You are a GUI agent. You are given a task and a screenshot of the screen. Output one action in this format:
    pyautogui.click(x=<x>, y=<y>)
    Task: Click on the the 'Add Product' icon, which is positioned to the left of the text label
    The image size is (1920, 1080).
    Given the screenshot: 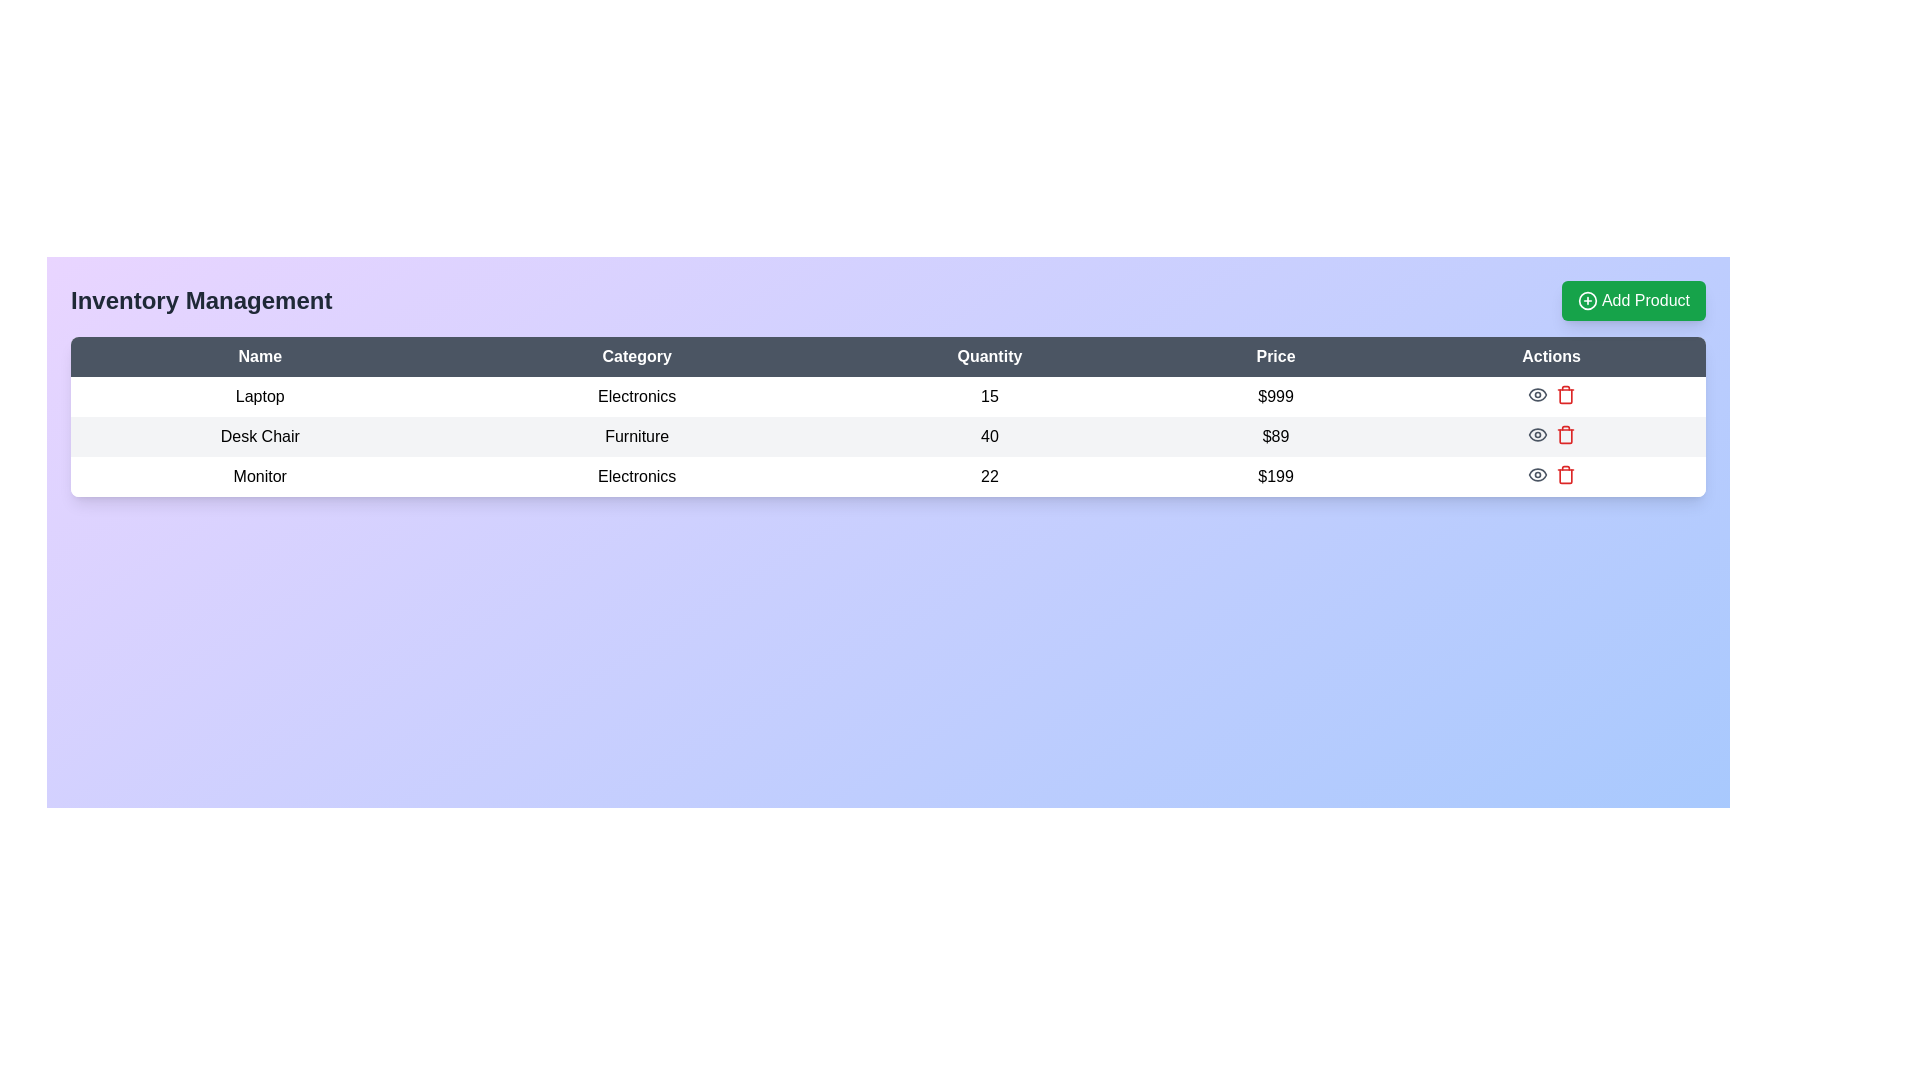 What is the action you would take?
    pyautogui.click(x=1587, y=300)
    